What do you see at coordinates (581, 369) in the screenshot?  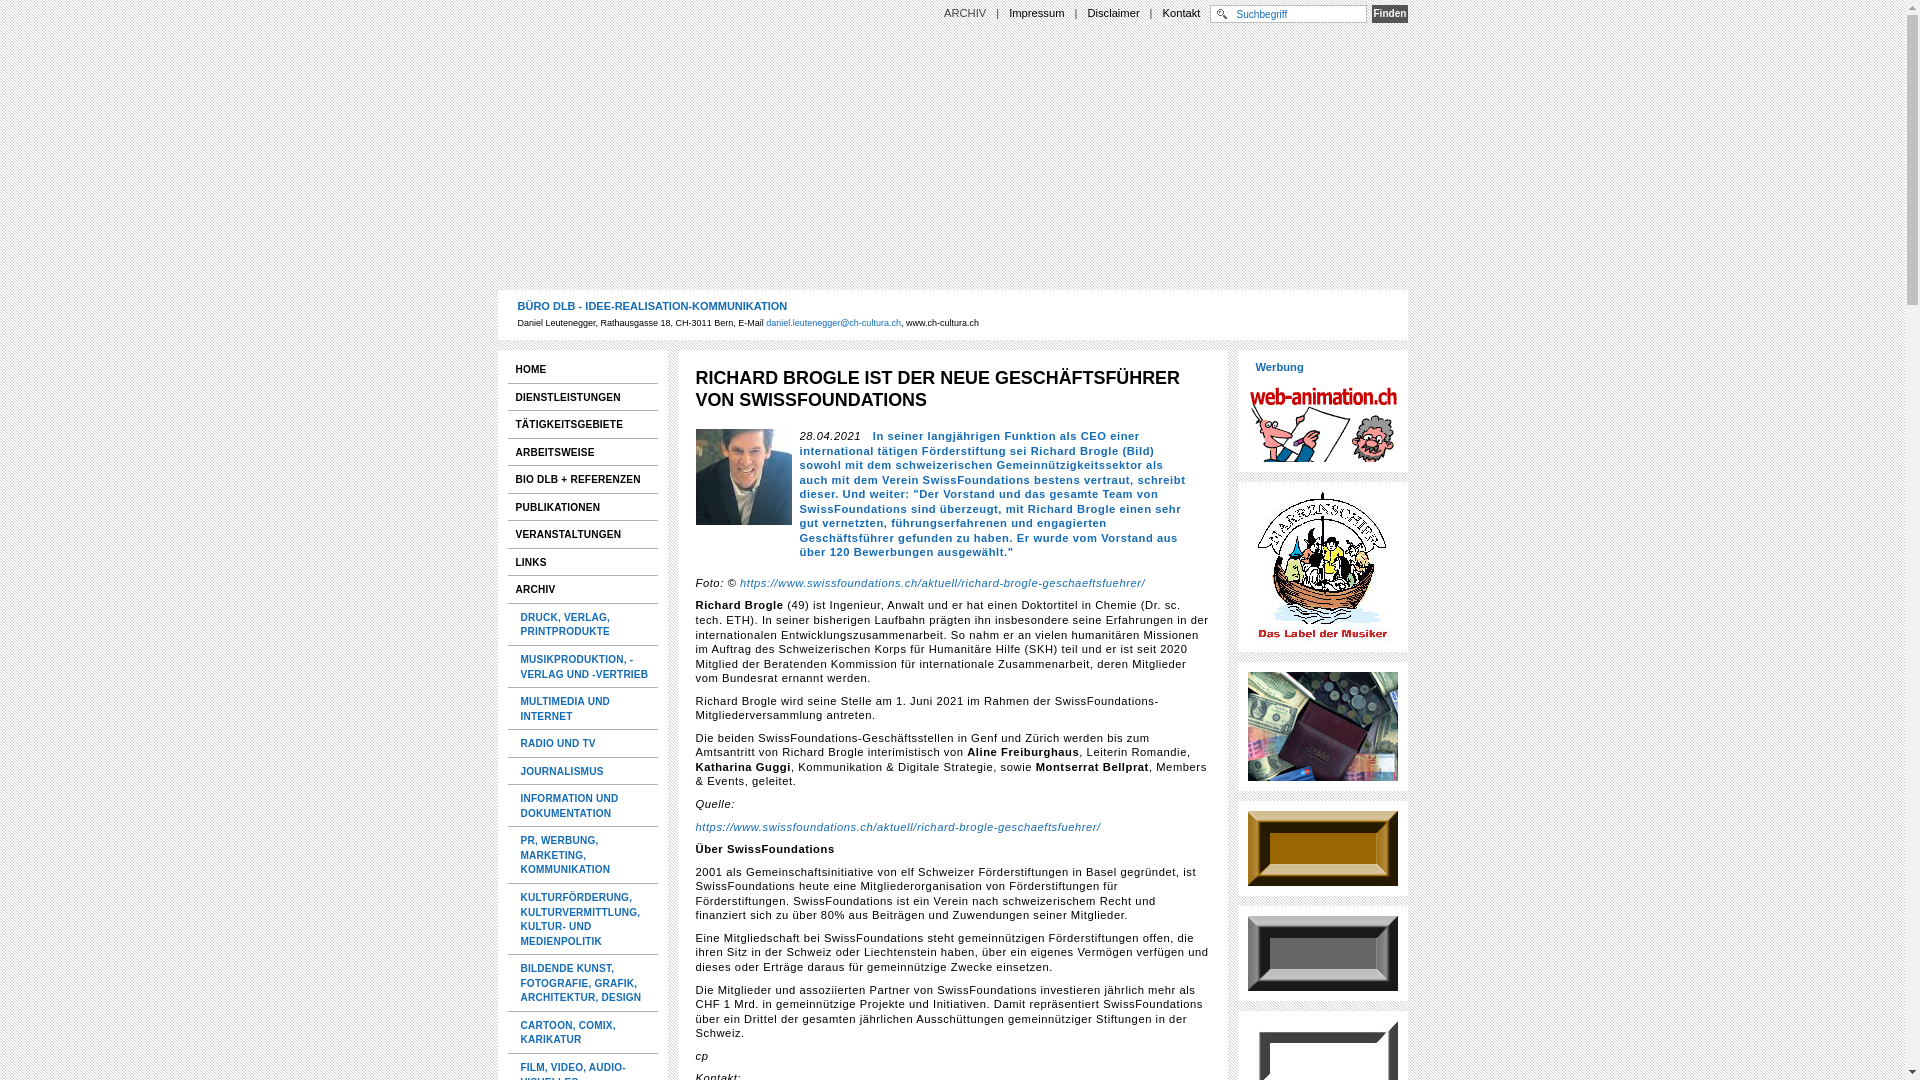 I see `'HOME'` at bounding box center [581, 369].